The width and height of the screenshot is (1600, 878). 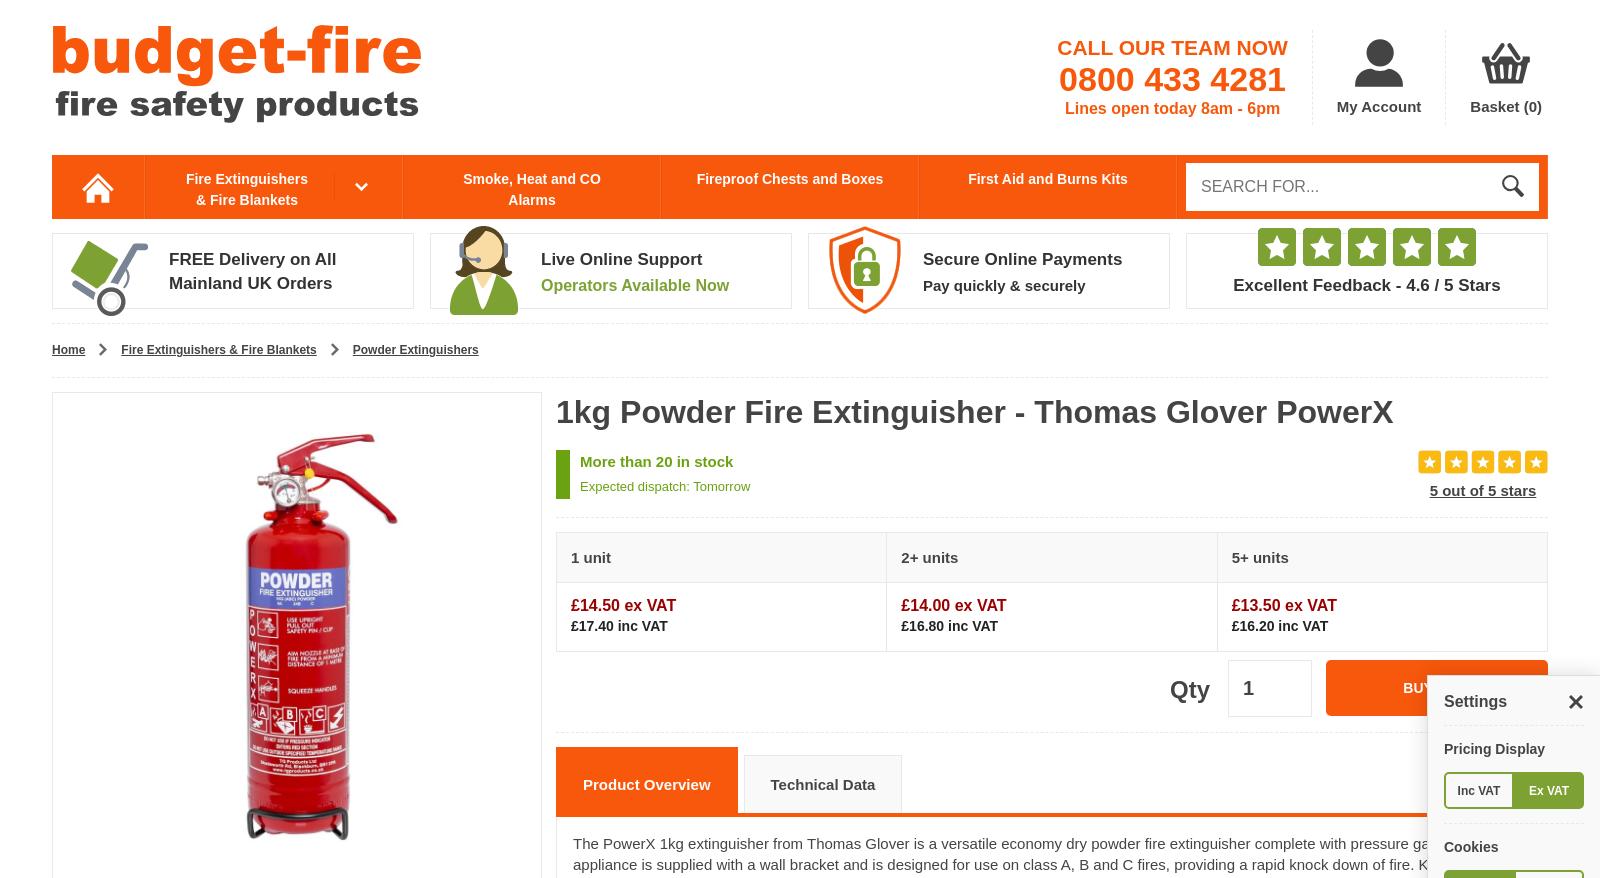 What do you see at coordinates (903, 286) in the screenshot?
I see `'Foam Extinguishers'` at bounding box center [903, 286].